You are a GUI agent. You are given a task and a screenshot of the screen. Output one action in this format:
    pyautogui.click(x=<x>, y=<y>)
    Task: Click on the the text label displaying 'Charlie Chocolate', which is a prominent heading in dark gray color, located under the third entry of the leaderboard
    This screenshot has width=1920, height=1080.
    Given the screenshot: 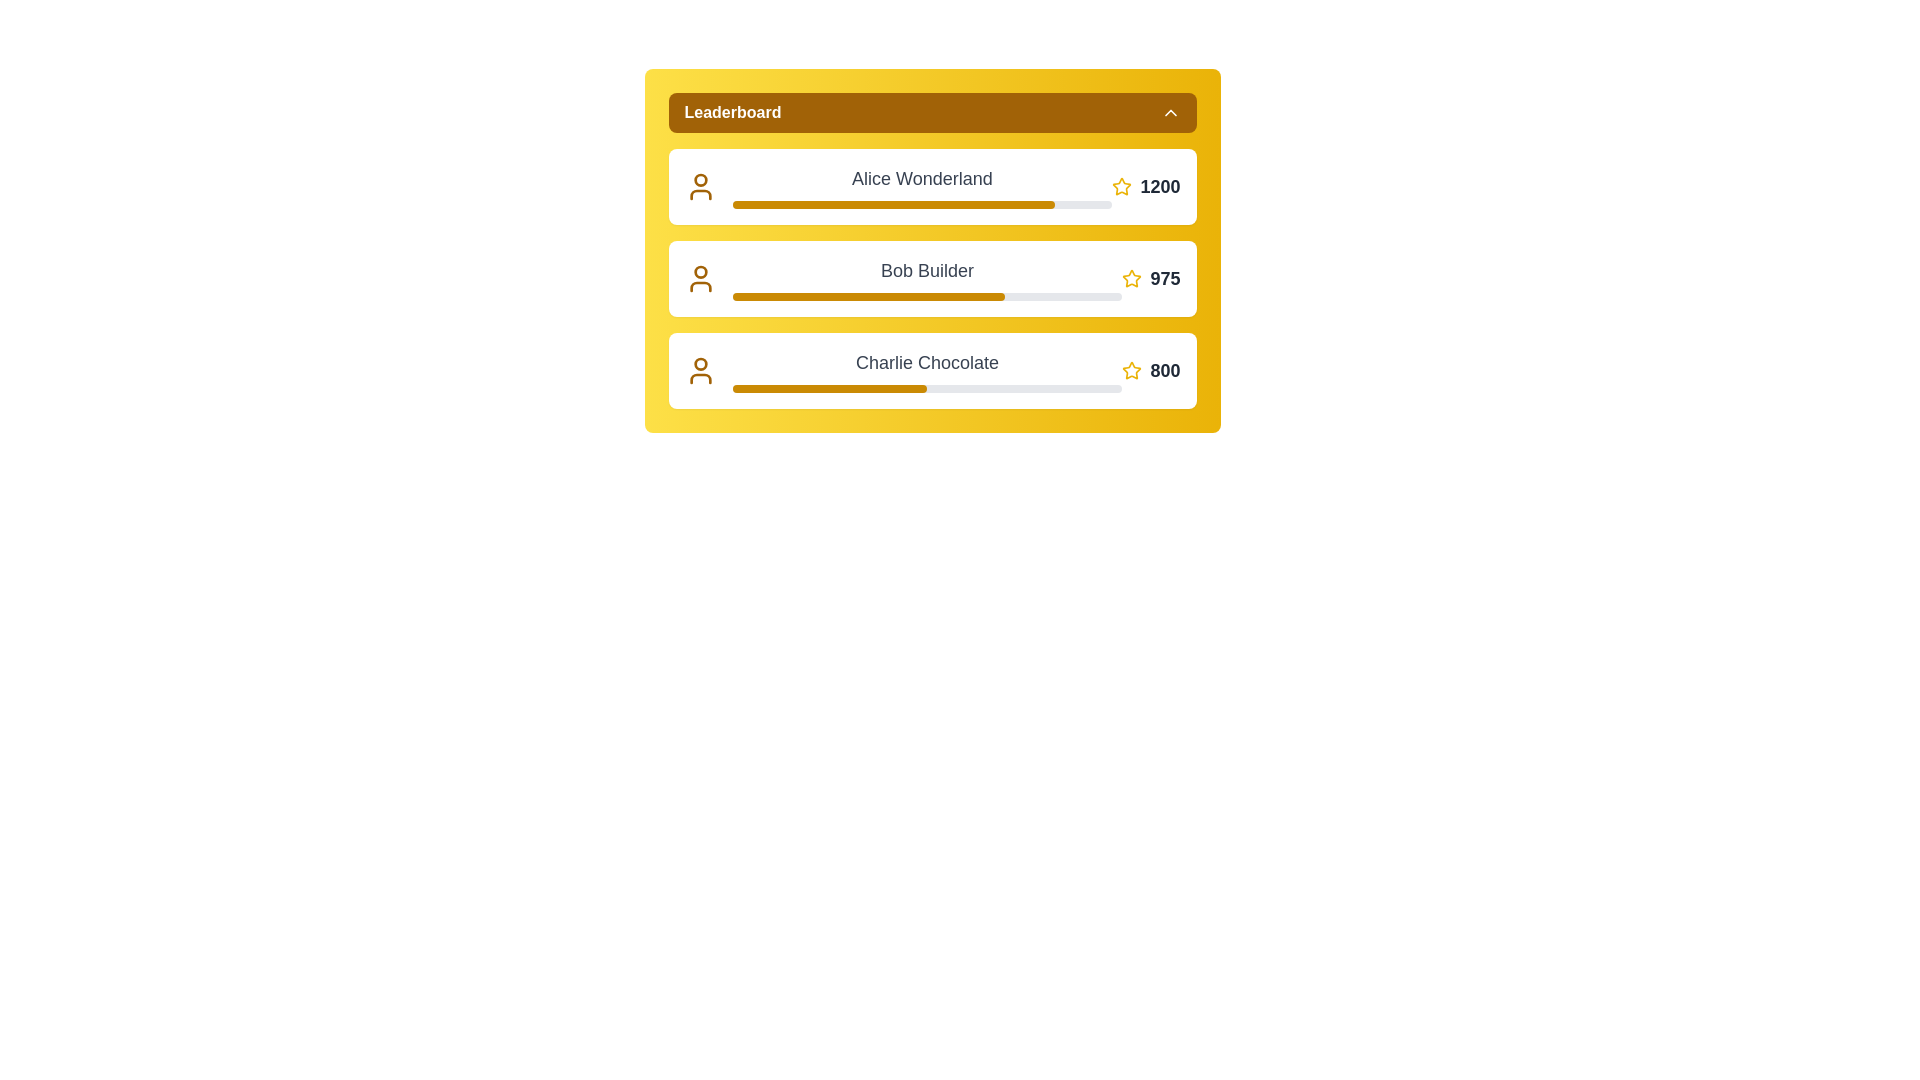 What is the action you would take?
    pyautogui.click(x=926, y=362)
    